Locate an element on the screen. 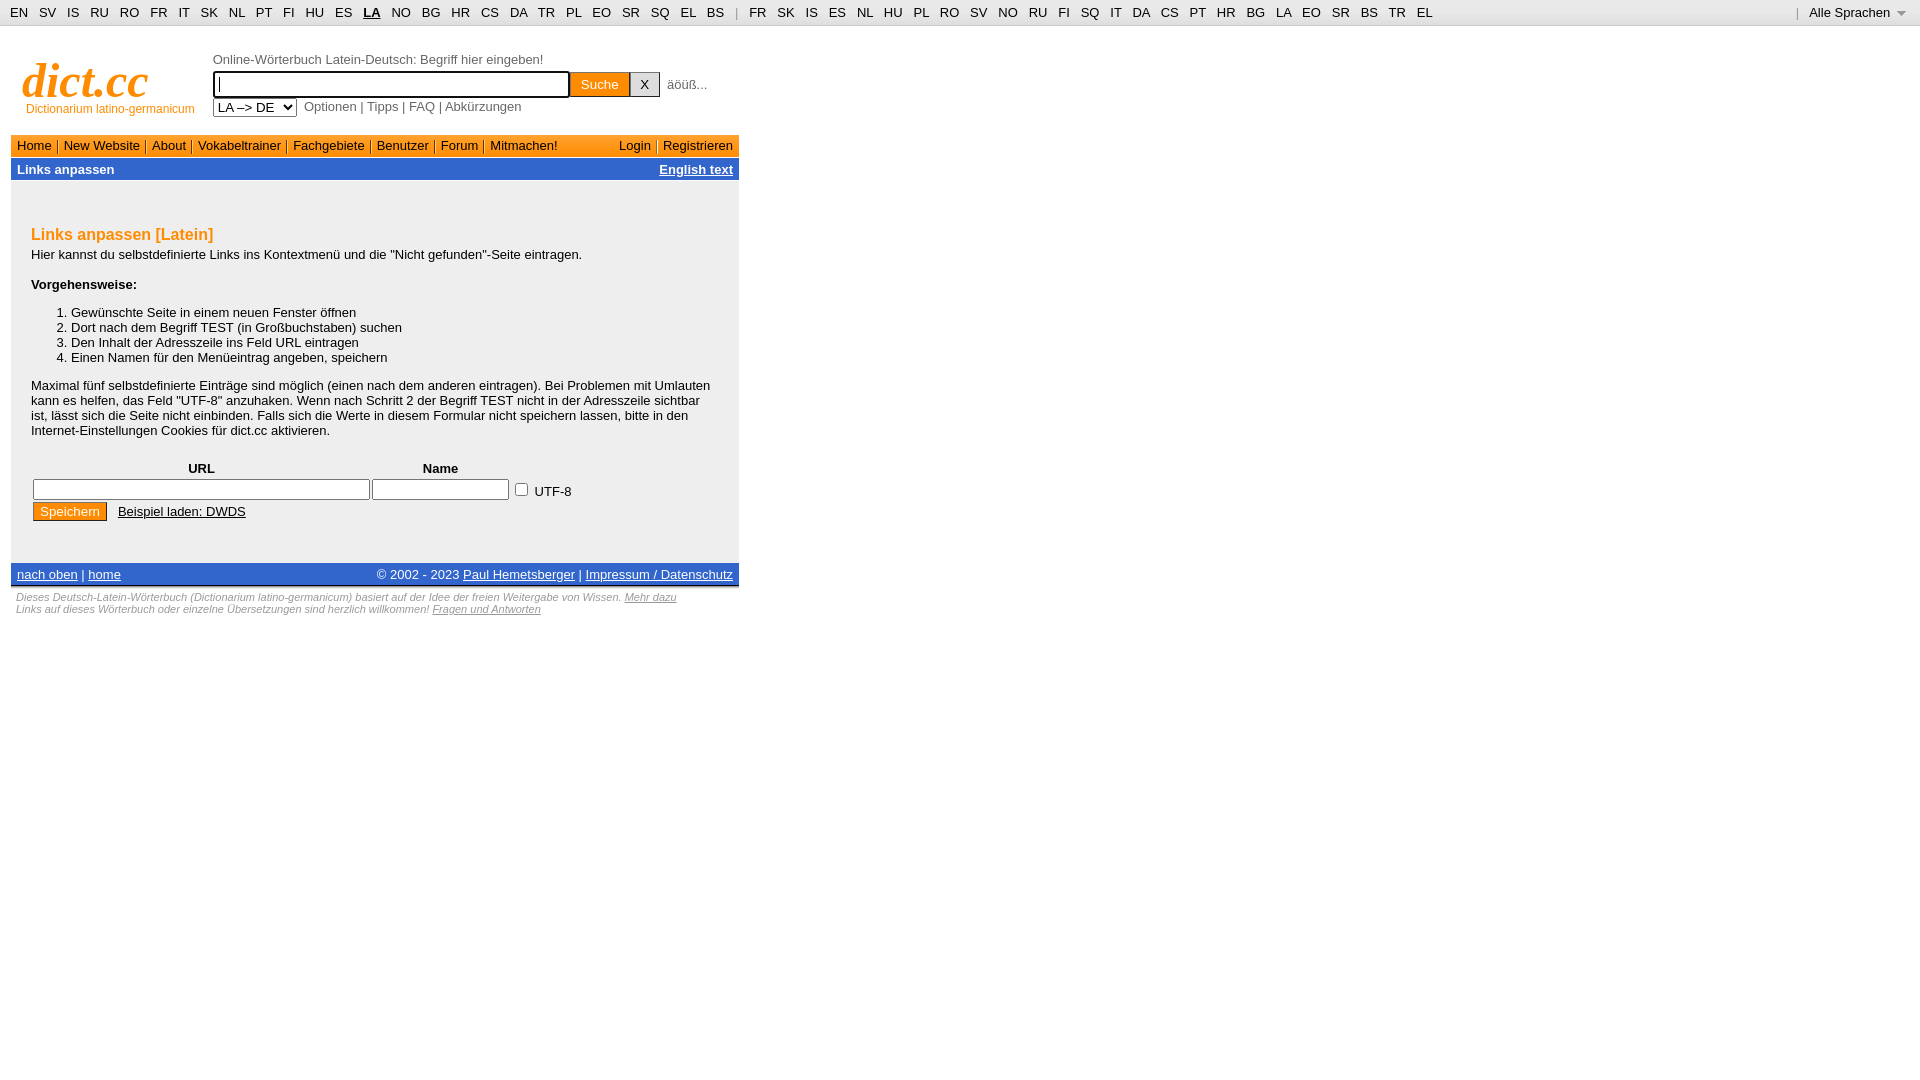 The height and width of the screenshot is (1080, 1920). 'PL' is located at coordinates (919, 12).